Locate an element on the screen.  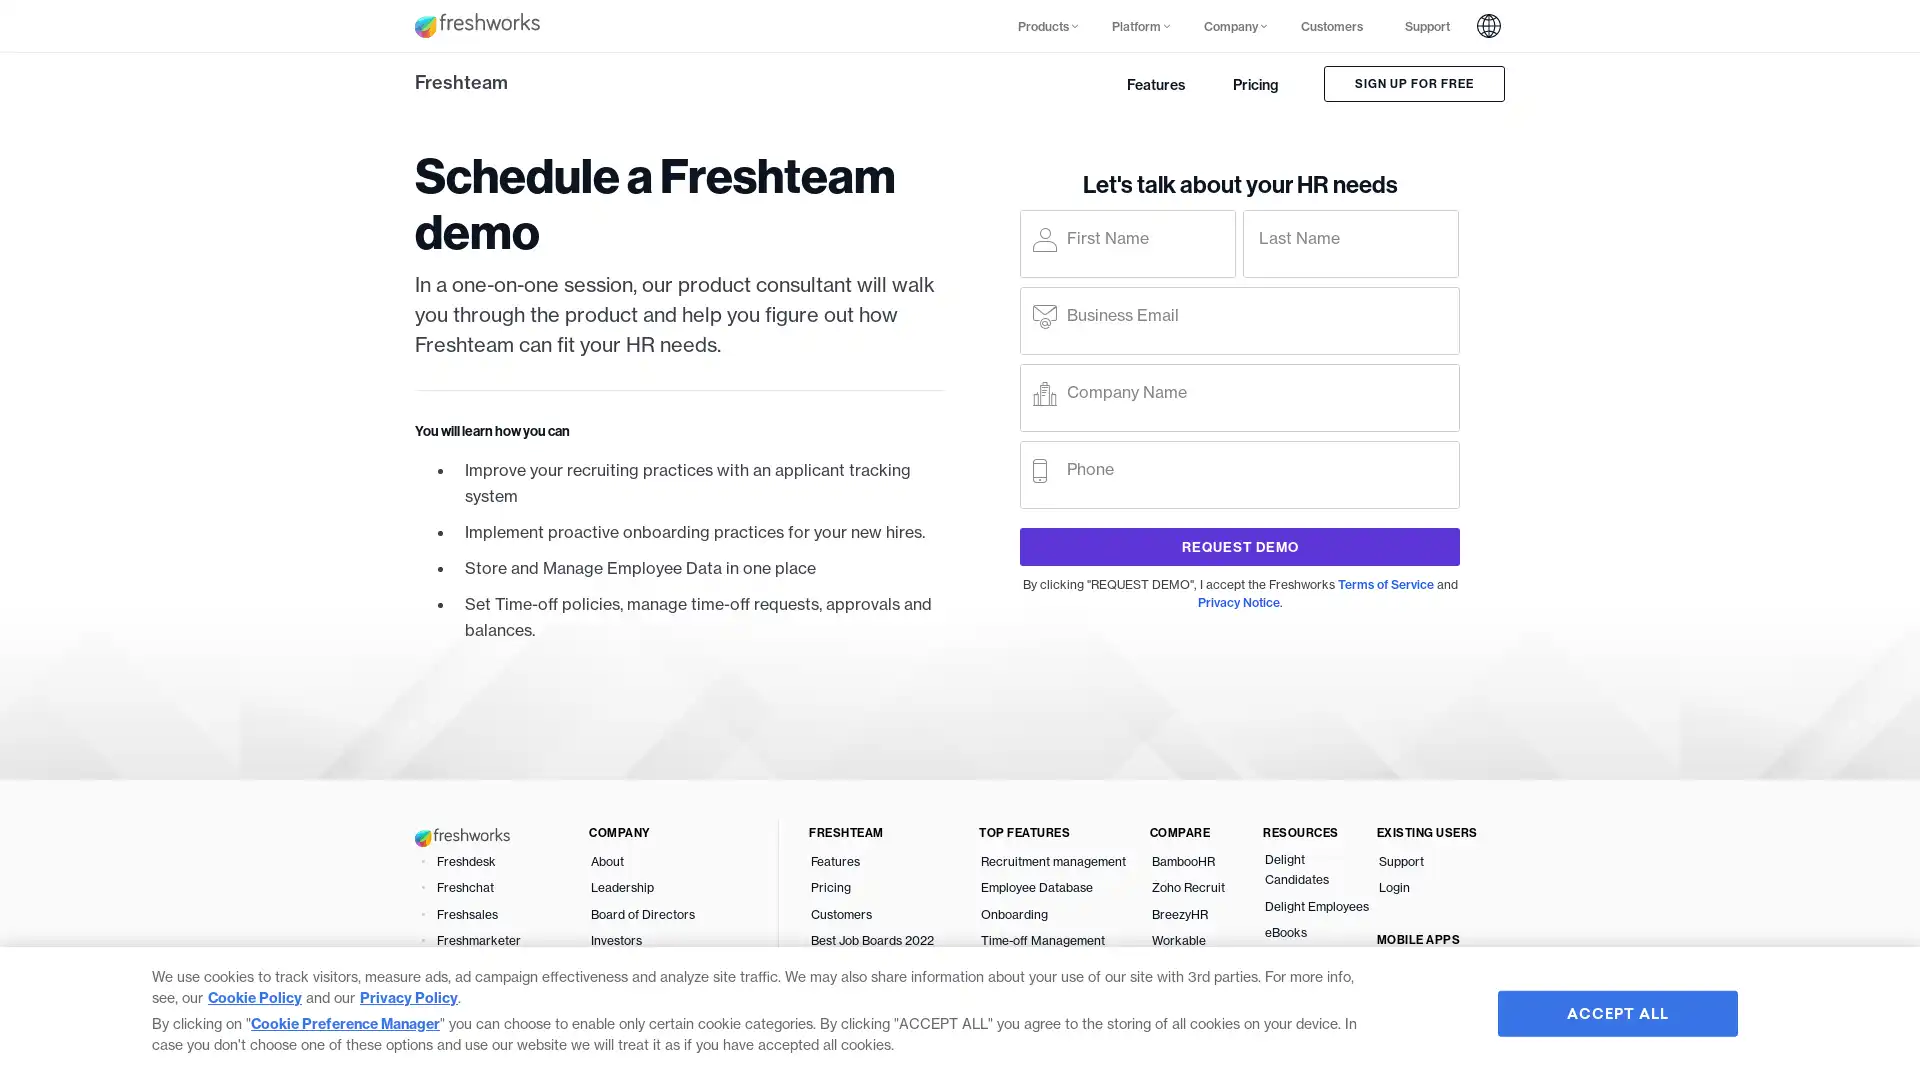
SIGN UP FOR FREE is located at coordinates (1413, 83).